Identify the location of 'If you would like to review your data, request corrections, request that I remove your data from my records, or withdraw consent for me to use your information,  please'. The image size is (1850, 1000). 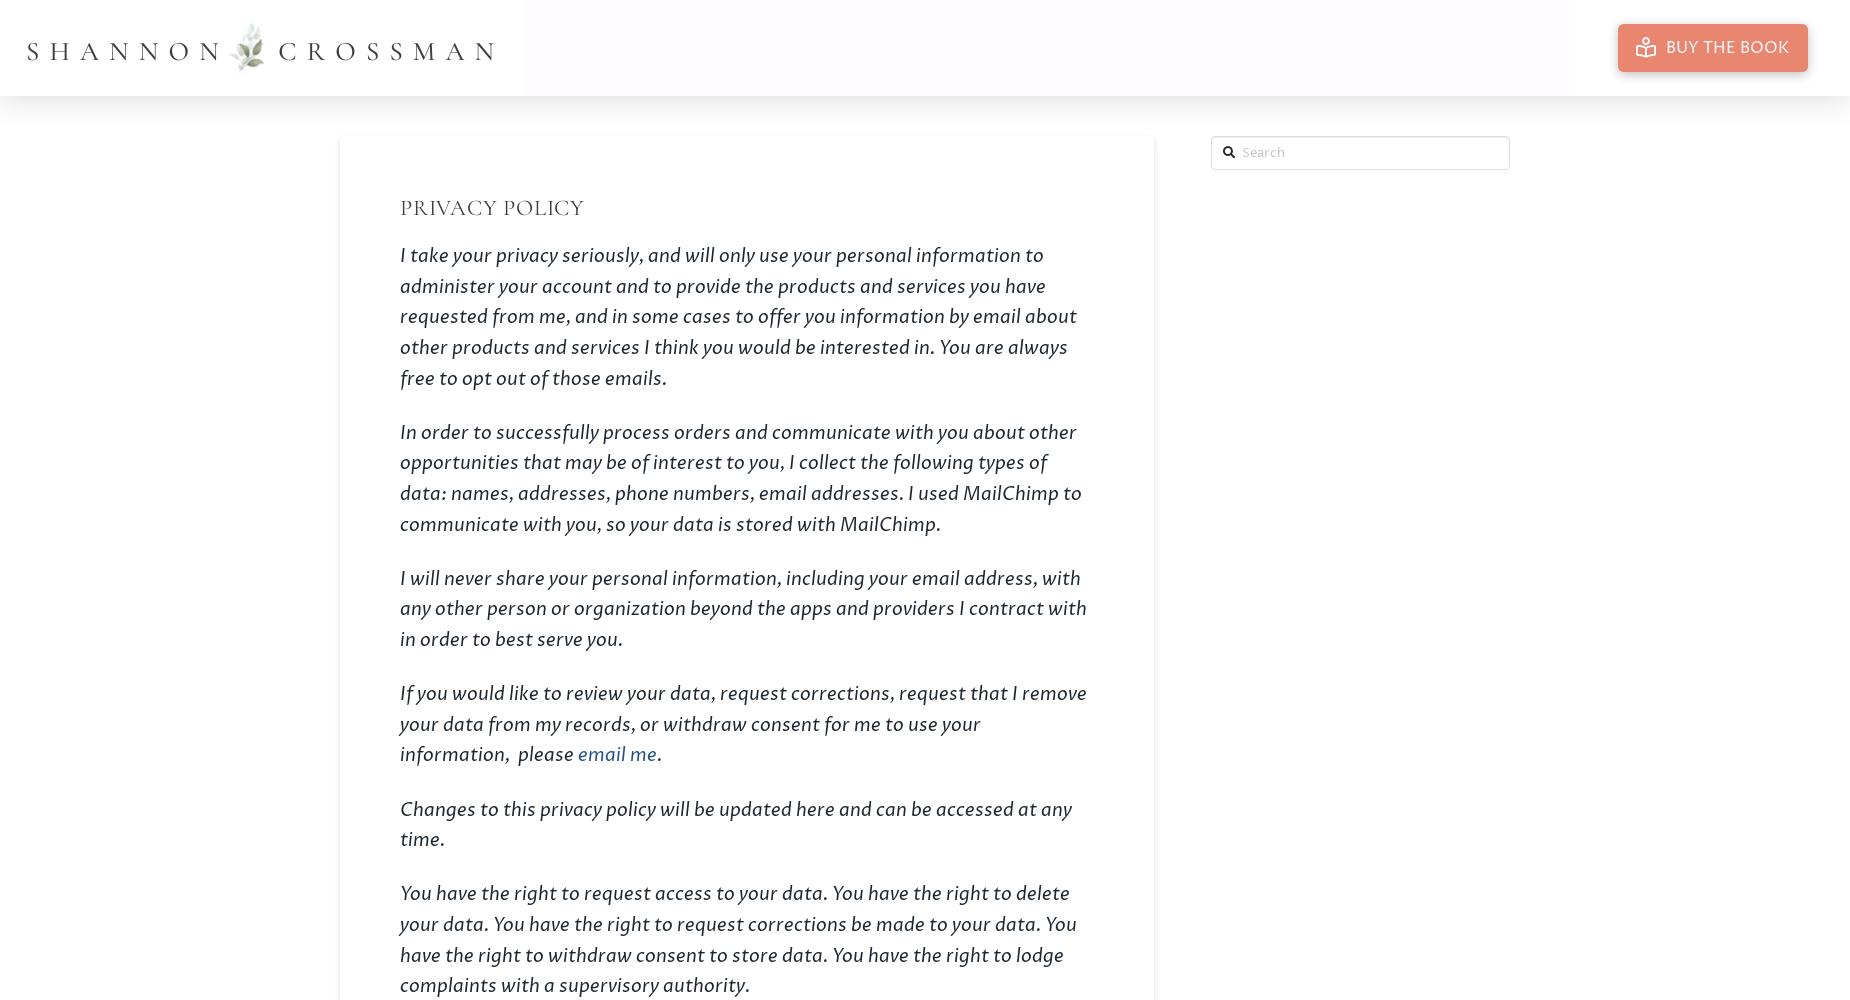
(743, 724).